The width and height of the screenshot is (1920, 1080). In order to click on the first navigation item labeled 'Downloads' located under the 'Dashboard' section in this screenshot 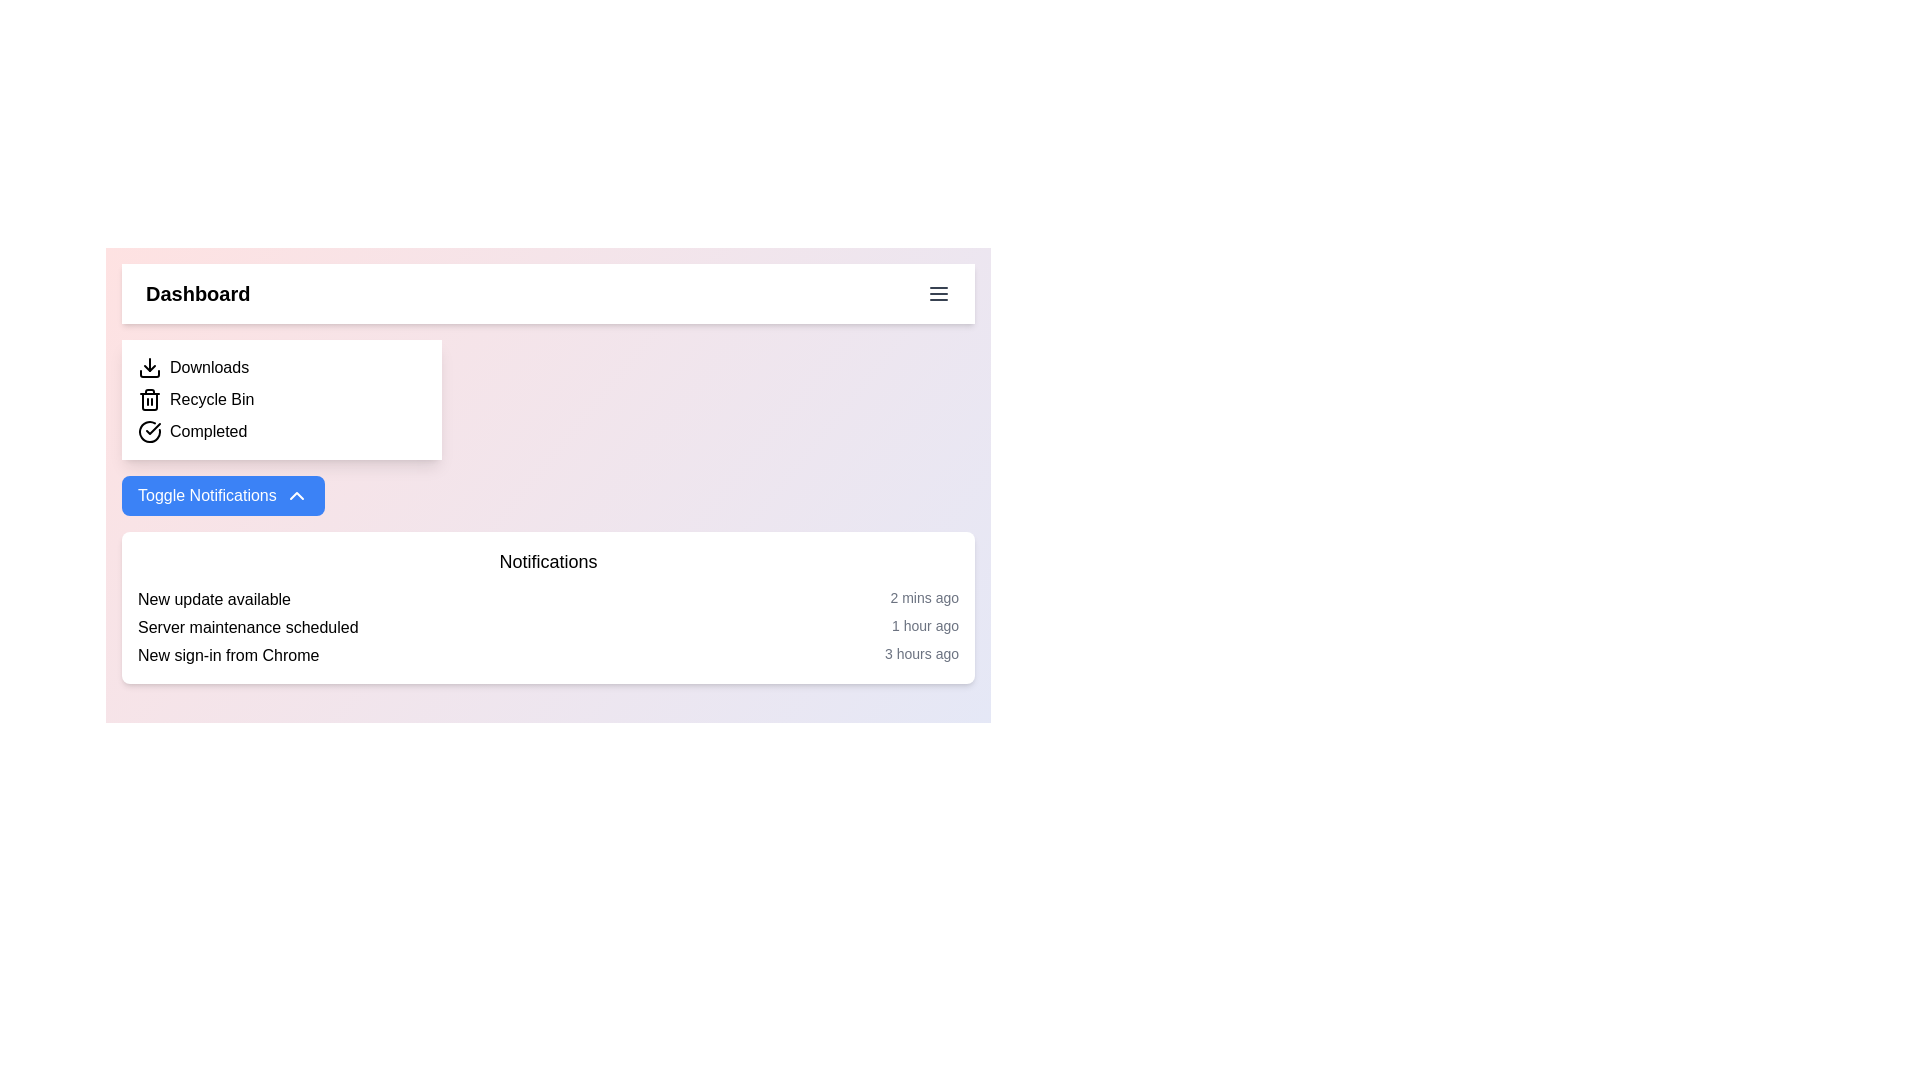, I will do `click(281, 367)`.